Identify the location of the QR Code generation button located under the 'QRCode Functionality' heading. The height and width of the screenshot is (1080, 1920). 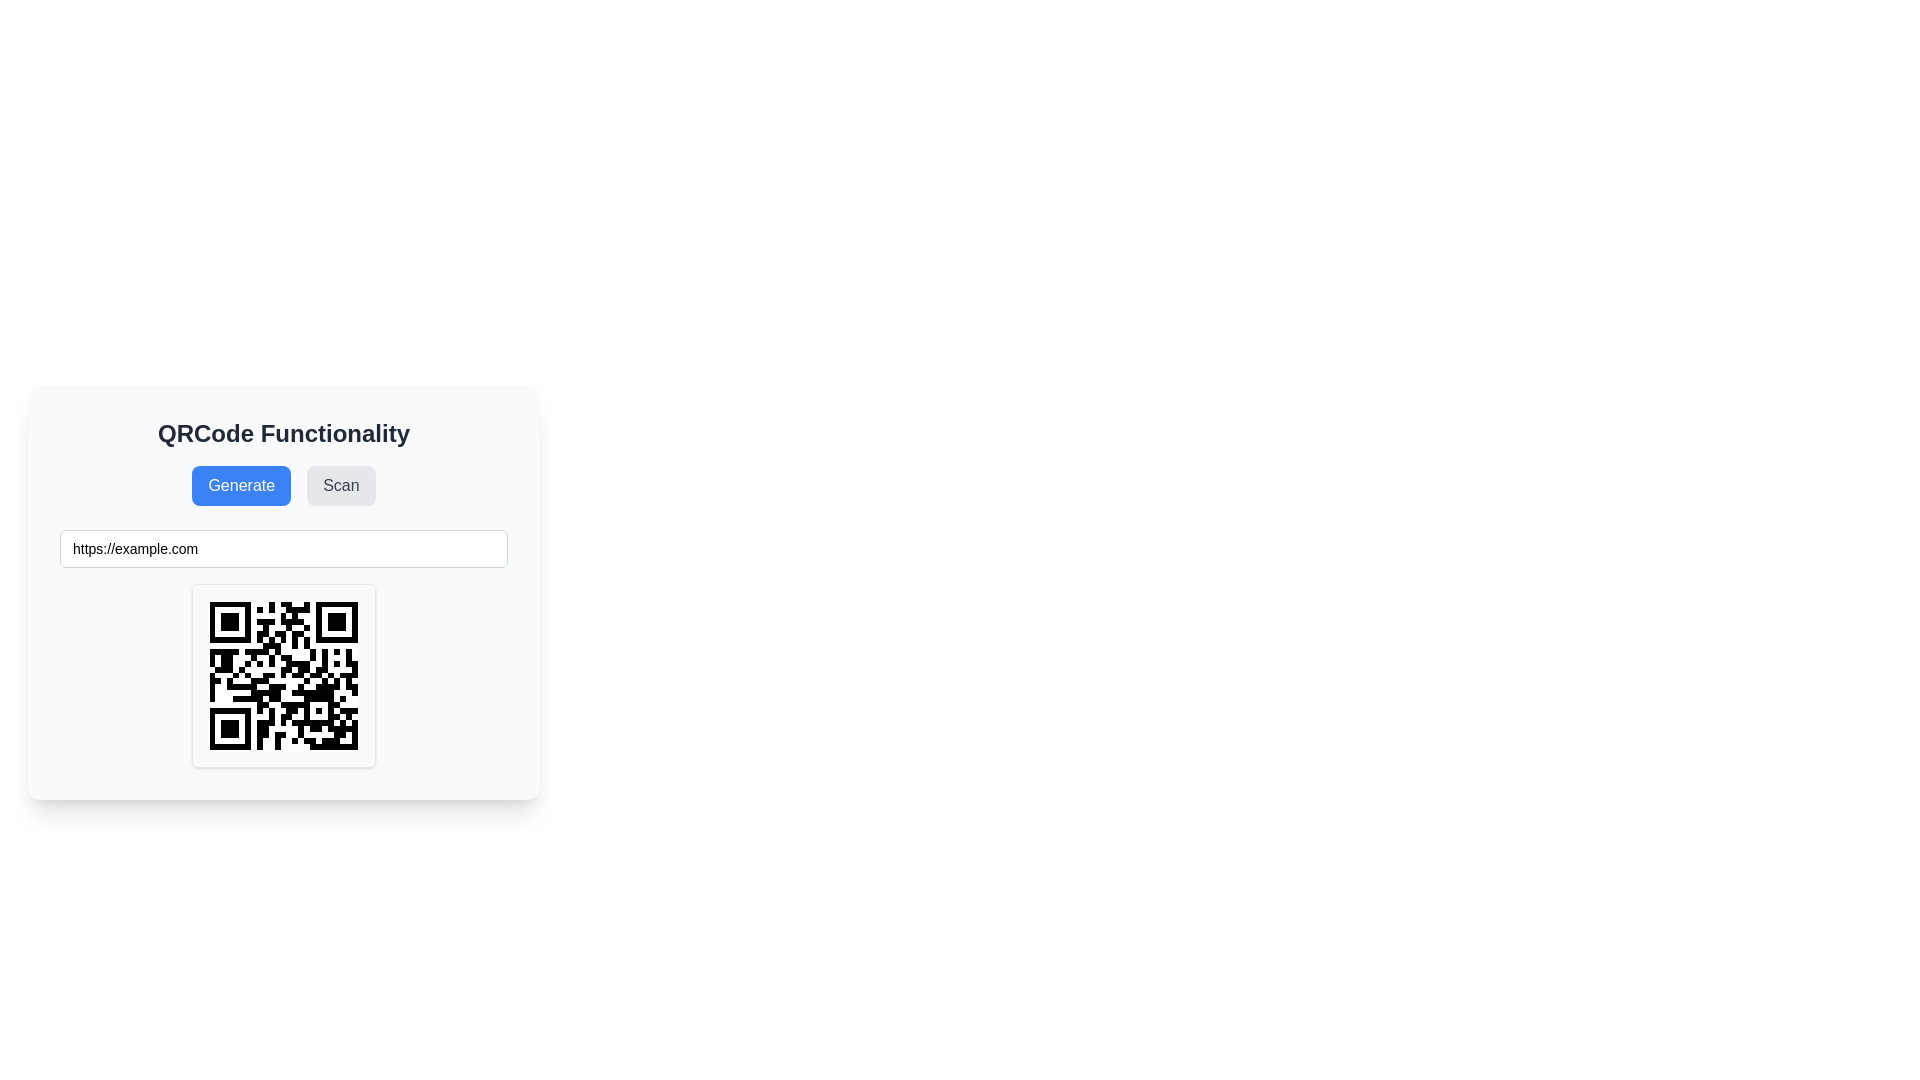
(240, 486).